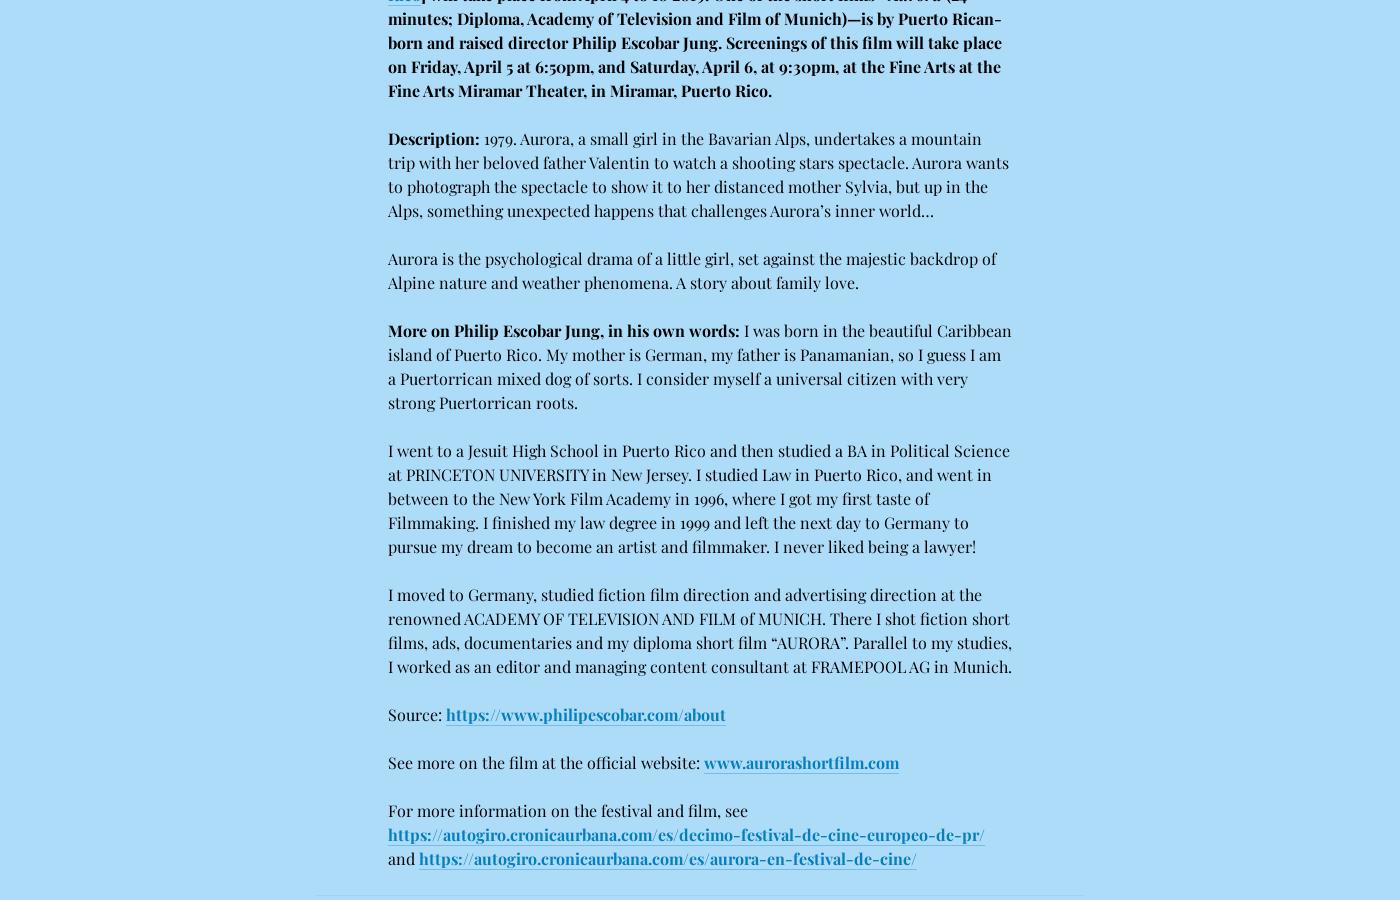 The image size is (1400, 900). Describe the element at coordinates (387, 138) in the screenshot. I see `'Description:'` at that location.